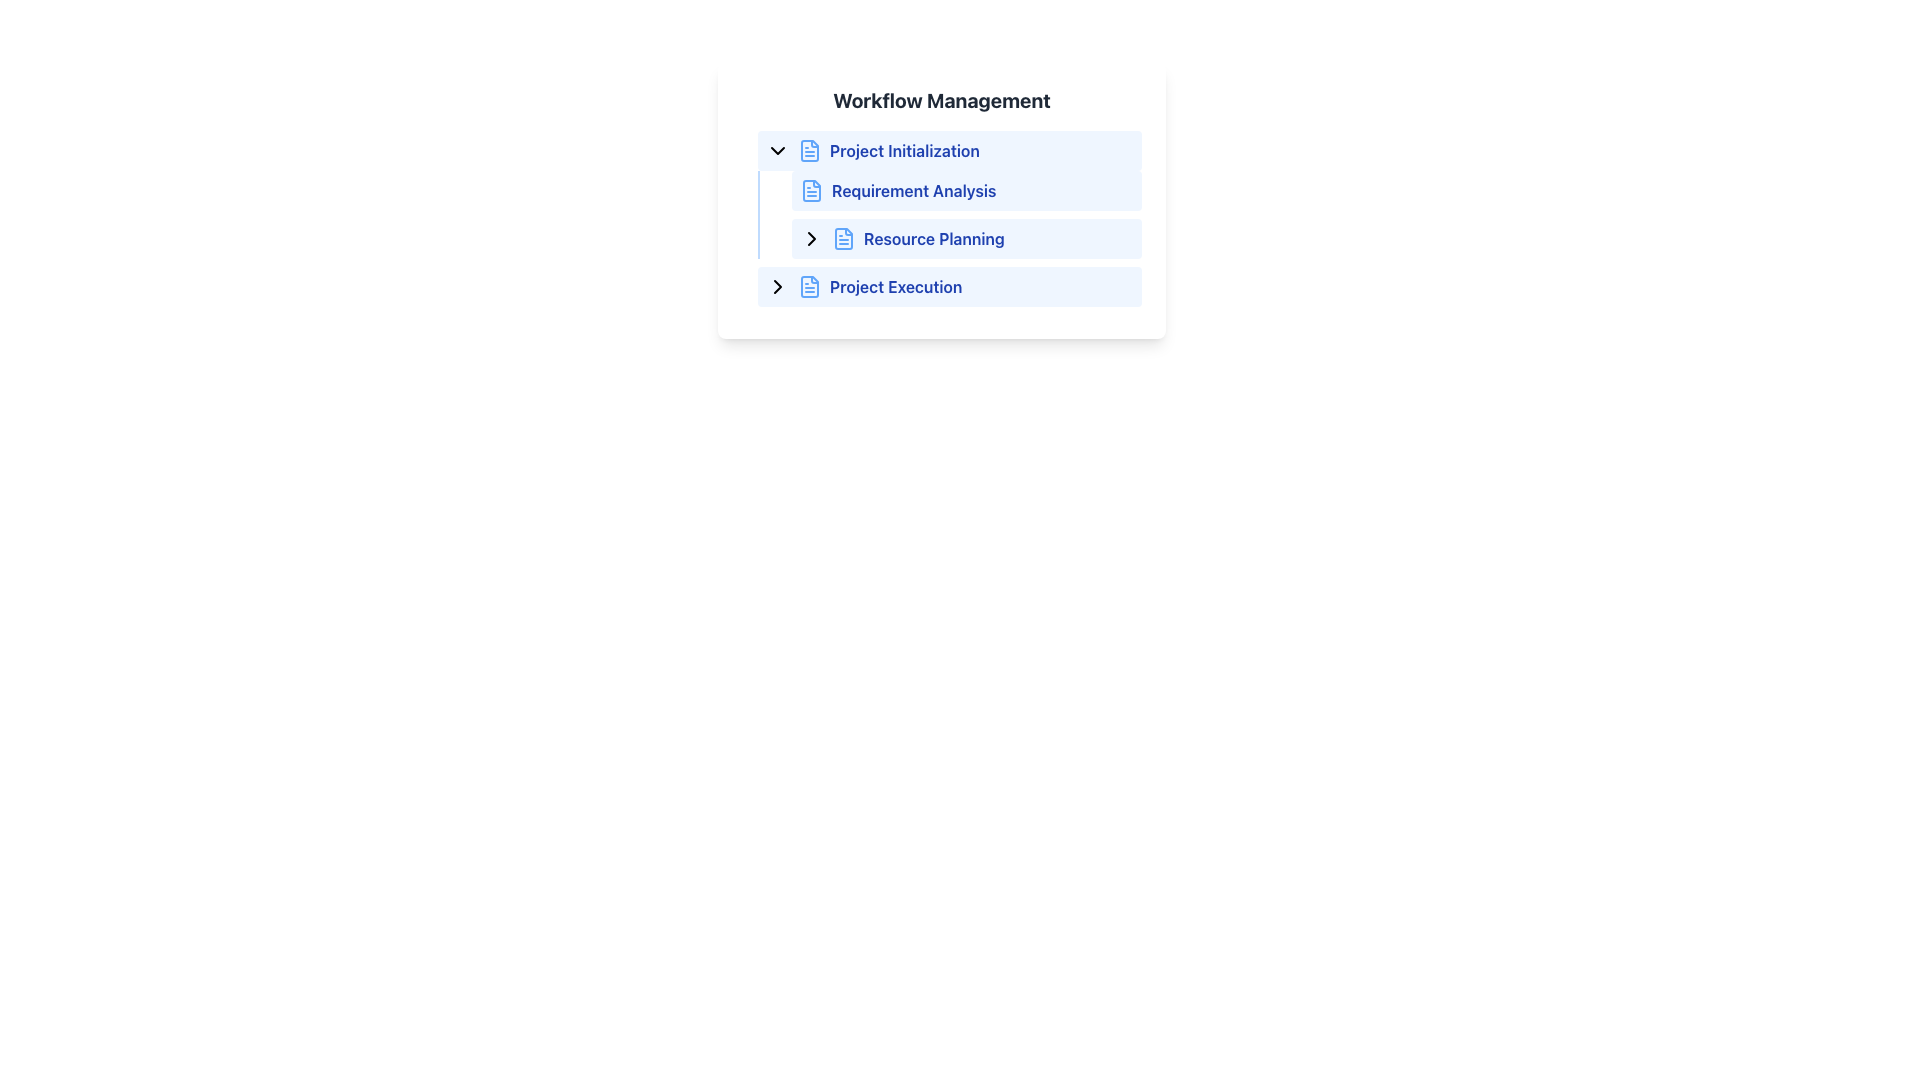 This screenshot has width=1920, height=1080. Describe the element at coordinates (811, 191) in the screenshot. I see `the document icon with a blue outline located to the left of the text 'Requirement Analysis' in the 'Project Initialization' section of the 'Workflow Management' hierarchy` at that location.